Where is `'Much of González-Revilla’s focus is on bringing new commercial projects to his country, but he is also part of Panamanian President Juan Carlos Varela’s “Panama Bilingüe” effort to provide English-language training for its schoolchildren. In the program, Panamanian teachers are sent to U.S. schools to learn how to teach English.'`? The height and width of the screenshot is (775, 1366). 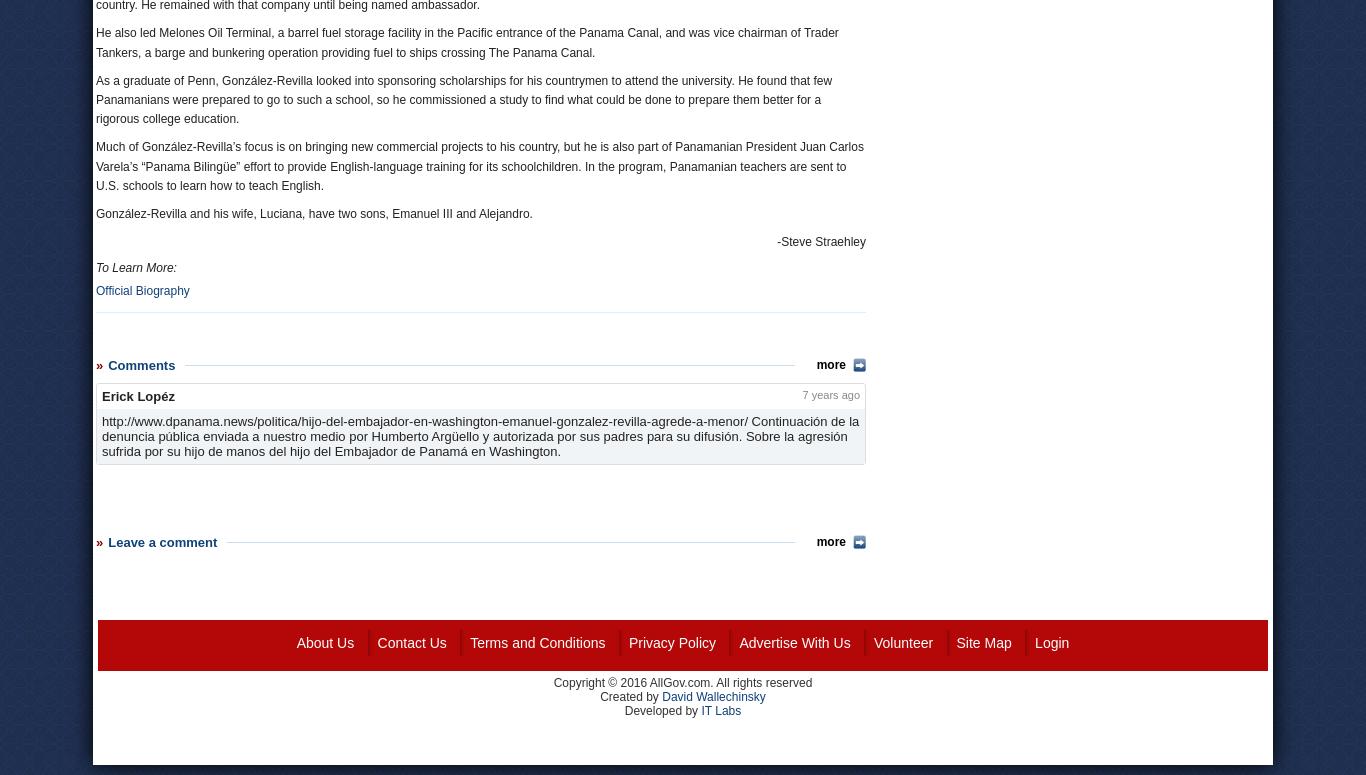 'Much of González-Revilla’s focus is on bringing new commercial projects to his country, but he is also part of Panamanian President Juan Carlos Varela’s “Panama Bilingüe” effort to provide English-language training for its schoolchildren. In the program, Panamanian teachers are sent to U.S. schools to learn how to teach English.' is located at coordinates (479, 165).